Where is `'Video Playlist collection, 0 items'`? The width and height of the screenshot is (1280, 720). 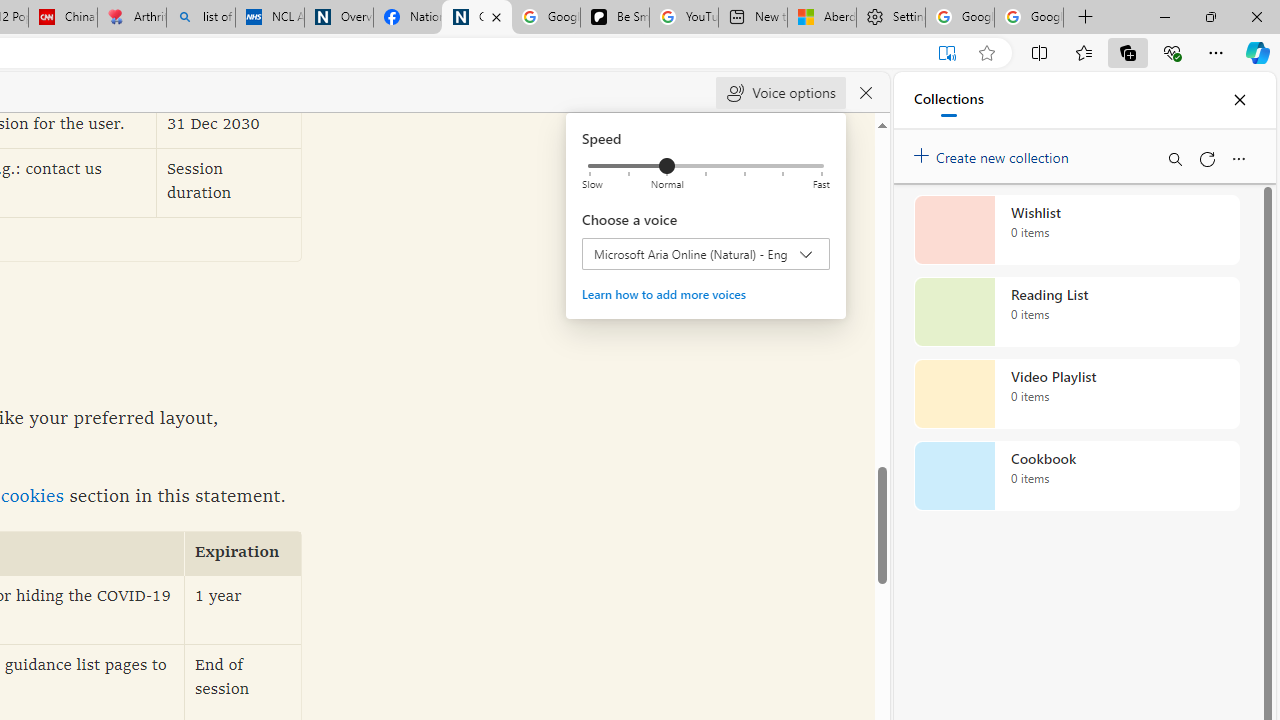 'Video Playlist collection, 0 items' is located at coordinates (1076, 394).